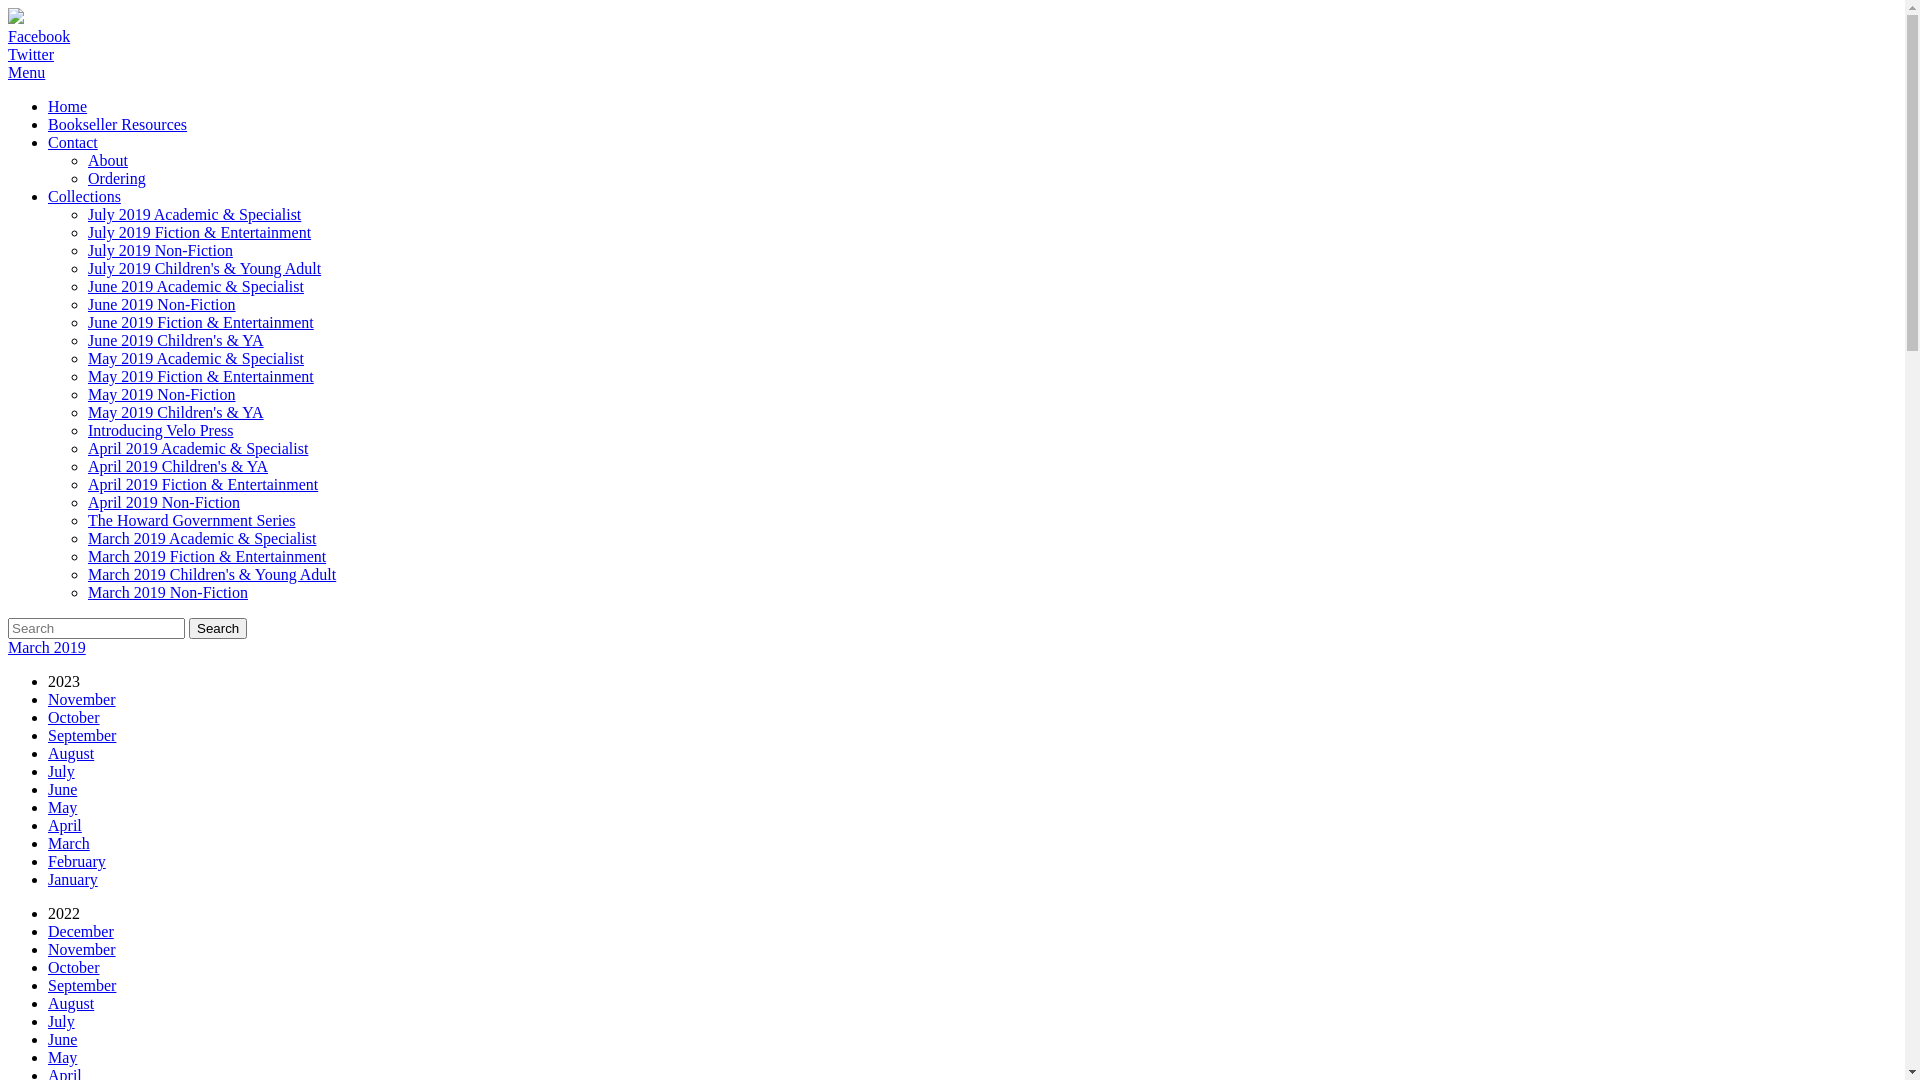 The height and width of the screenshot is (1080, 1920). Describe the element at coordinates (26, 71) in the screenshot. I see `'Menu'` at that location.